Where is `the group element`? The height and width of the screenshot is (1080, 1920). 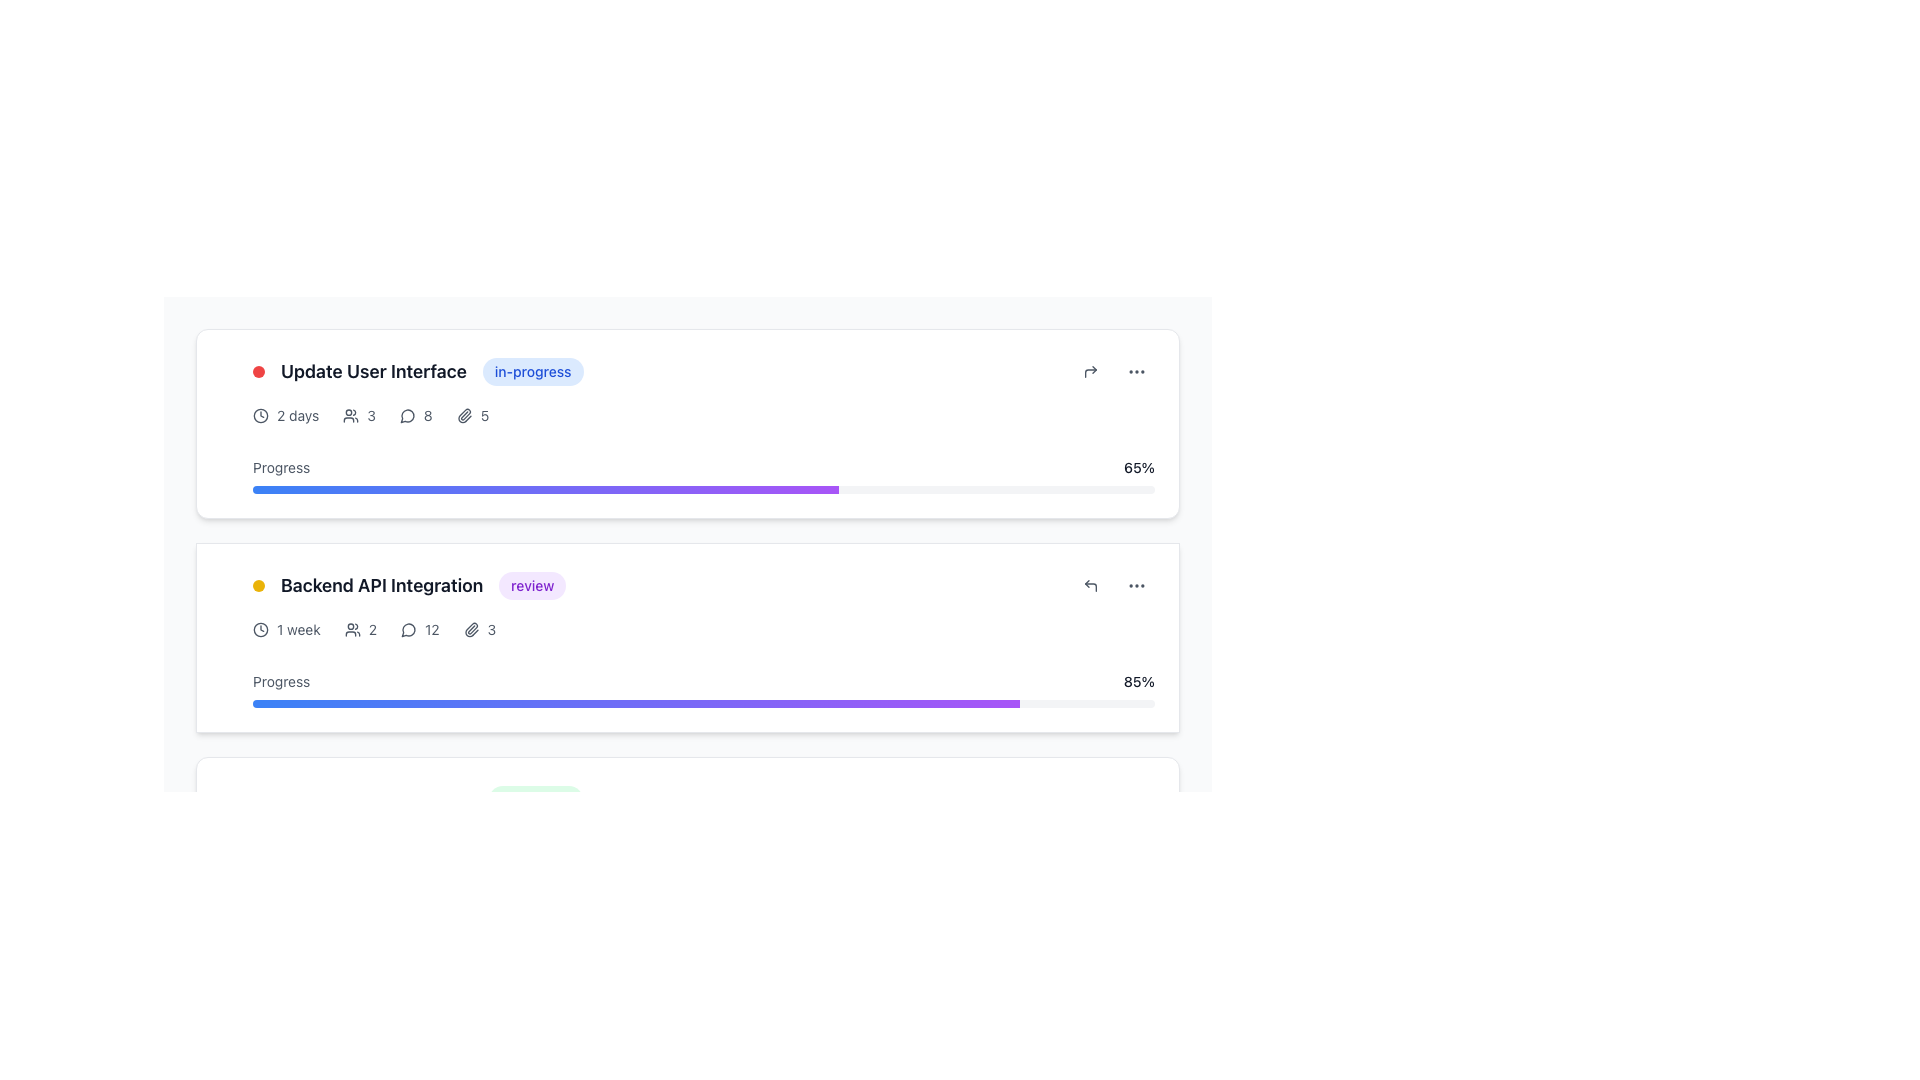 the group element is located at coordinates (408, 585).